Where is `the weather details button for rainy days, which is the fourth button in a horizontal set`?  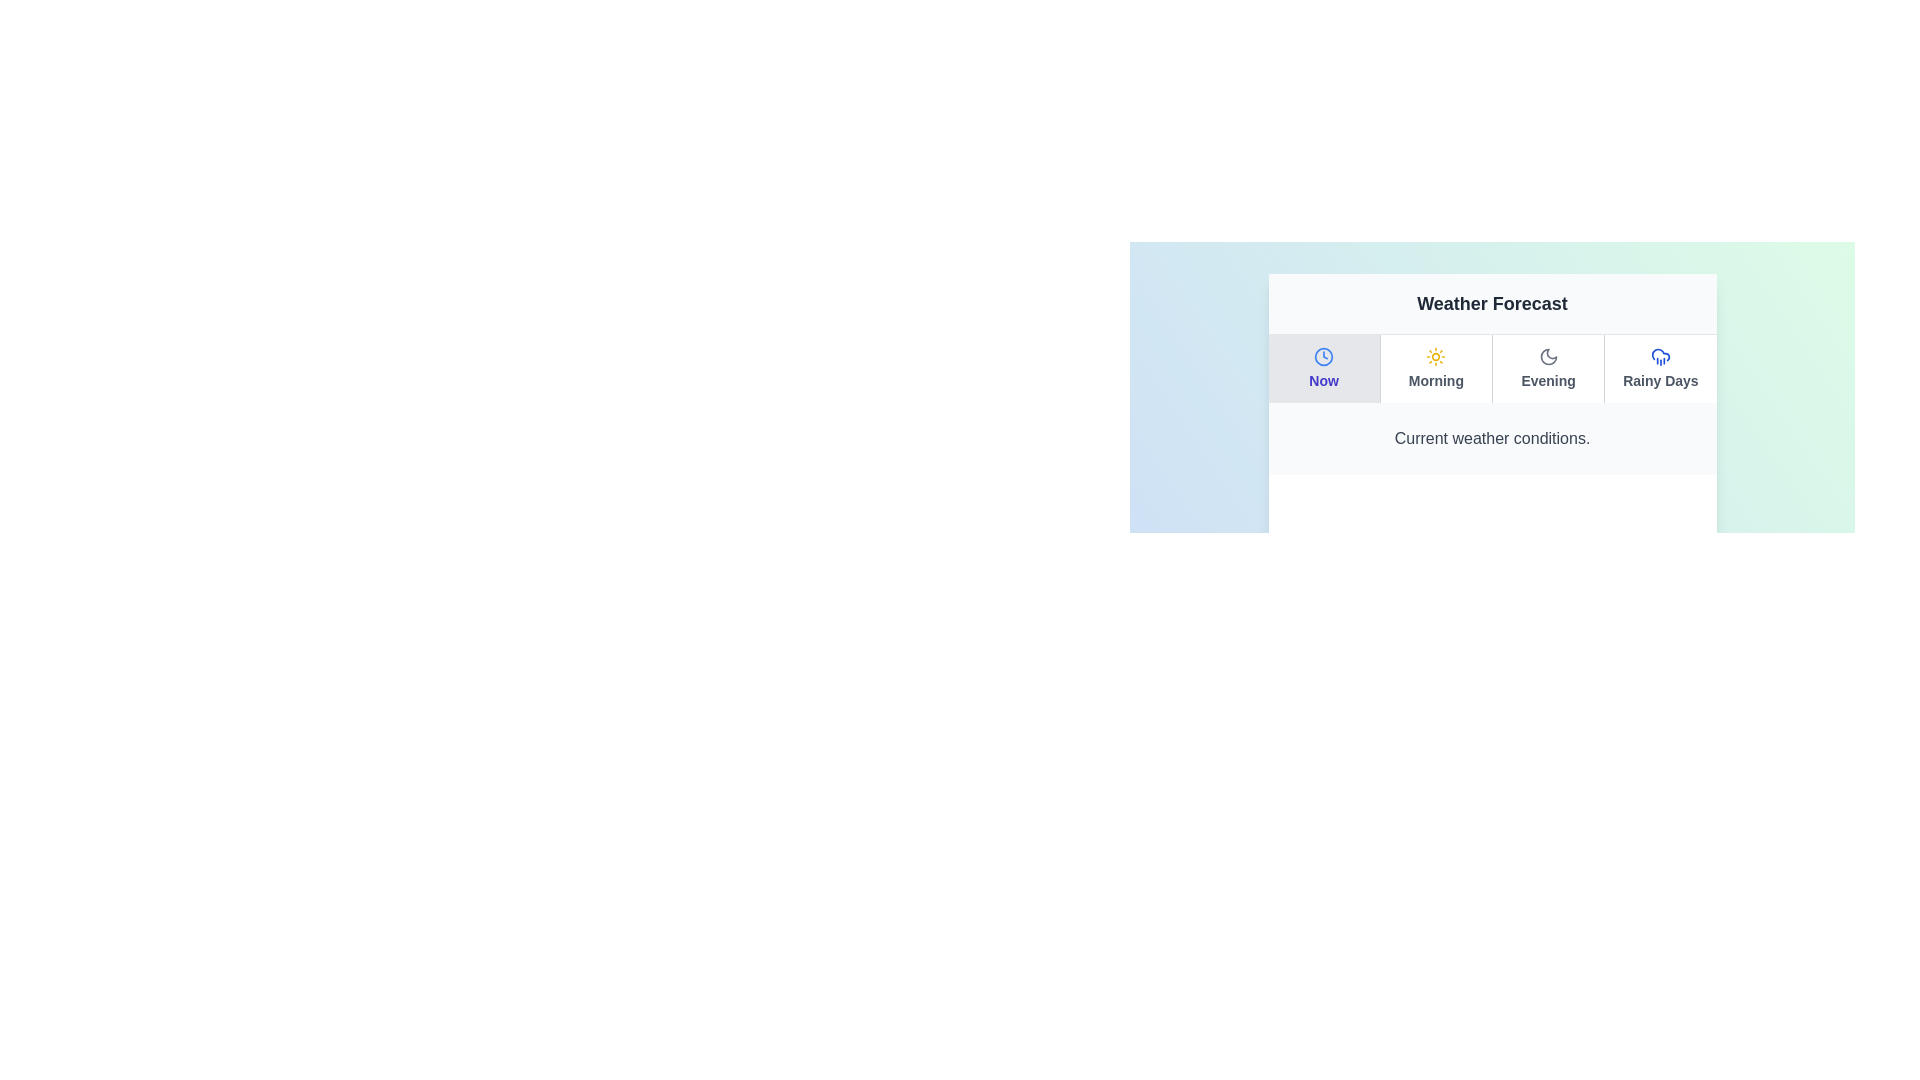 the weather details button for rainy days, which is the fourth button in a horizontal set is located at coordinates (1660, 369).